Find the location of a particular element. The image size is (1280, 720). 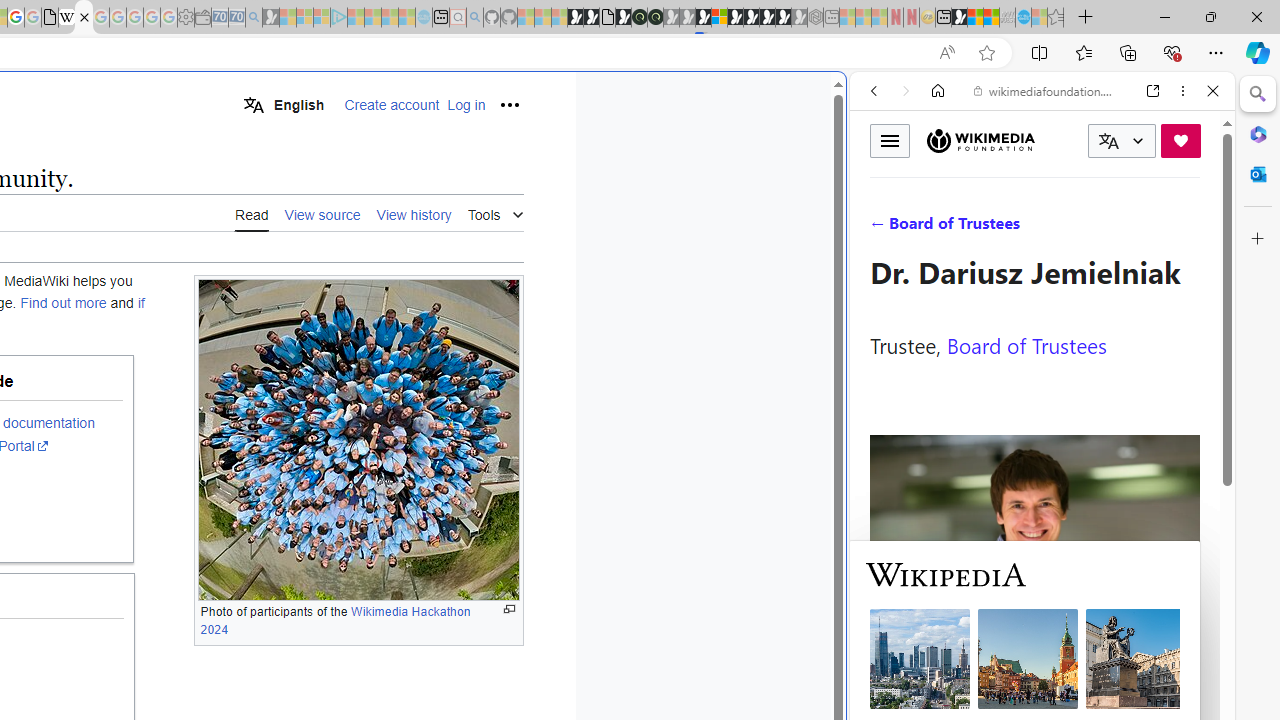

'Close split screen' is located at coordinates (844, 102).